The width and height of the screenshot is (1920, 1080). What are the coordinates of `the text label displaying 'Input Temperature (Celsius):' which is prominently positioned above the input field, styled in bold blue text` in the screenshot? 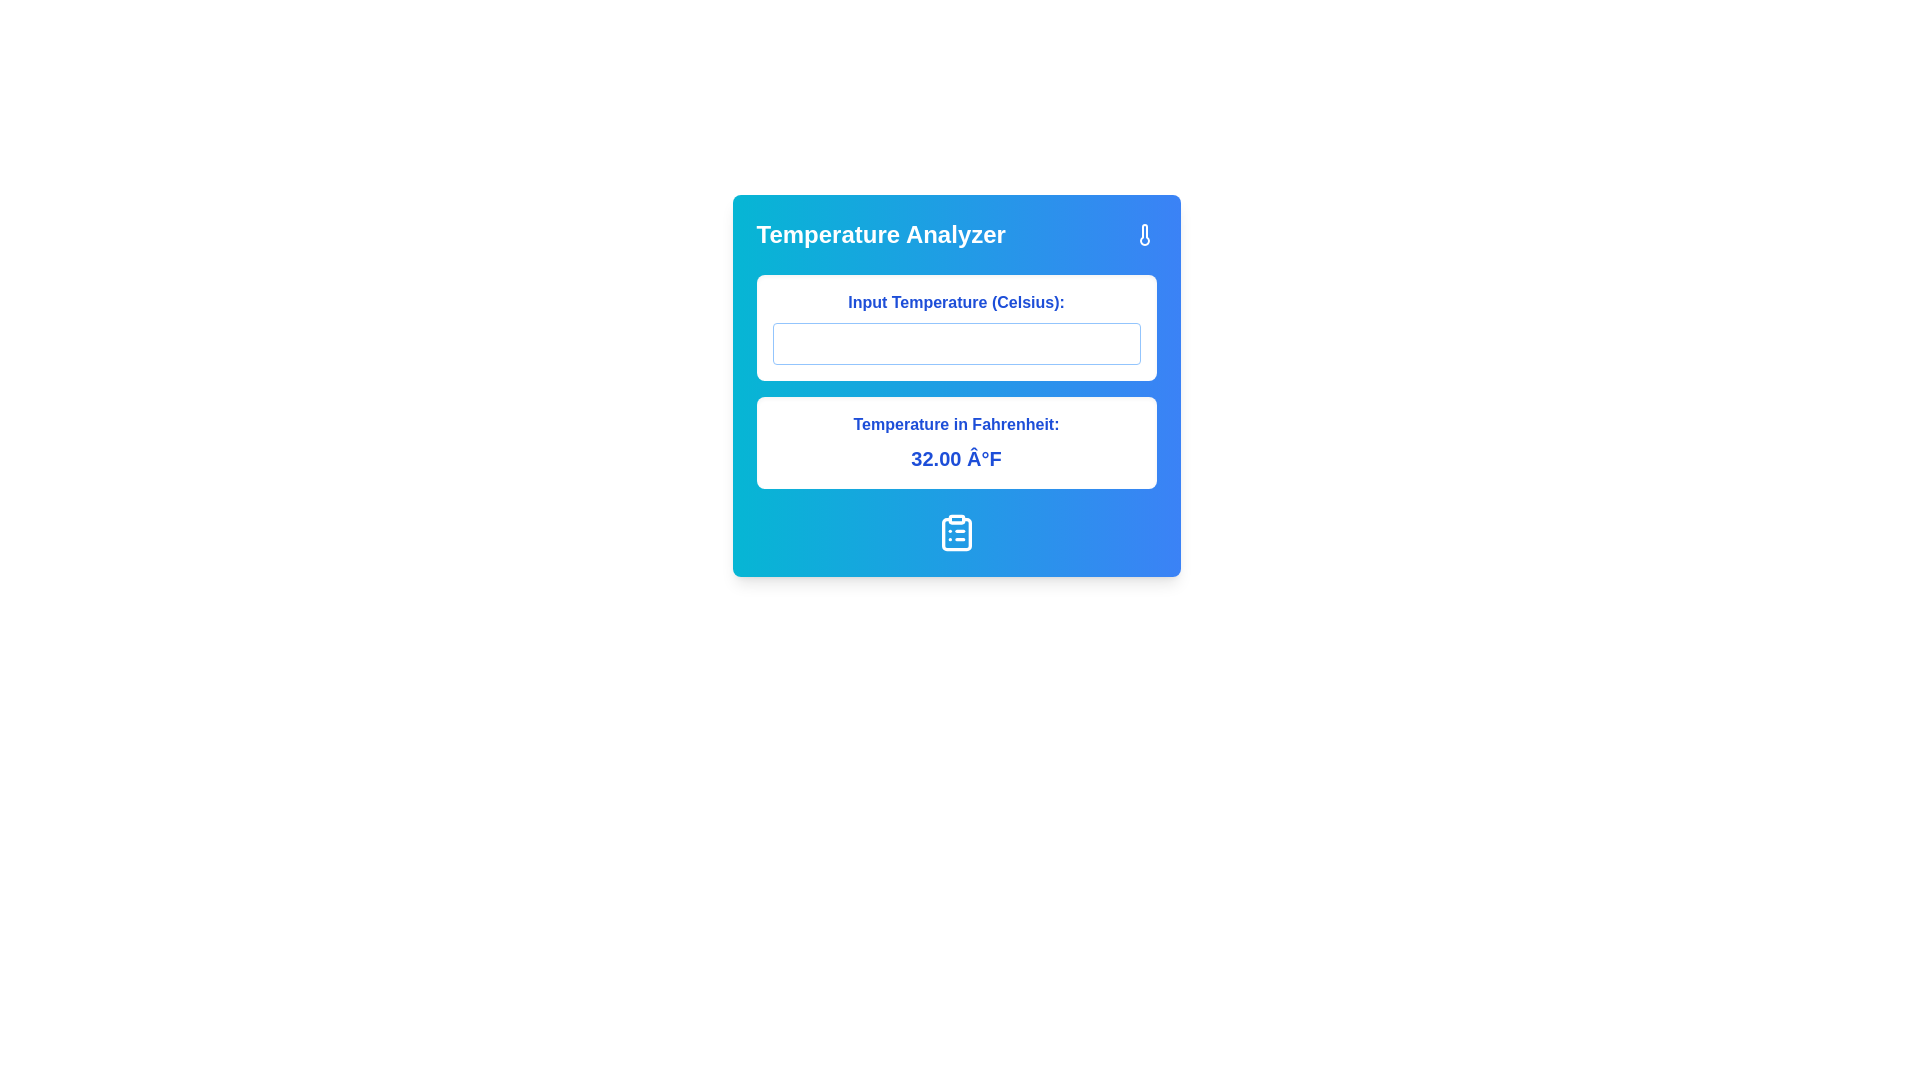 It's located at (955, 303).